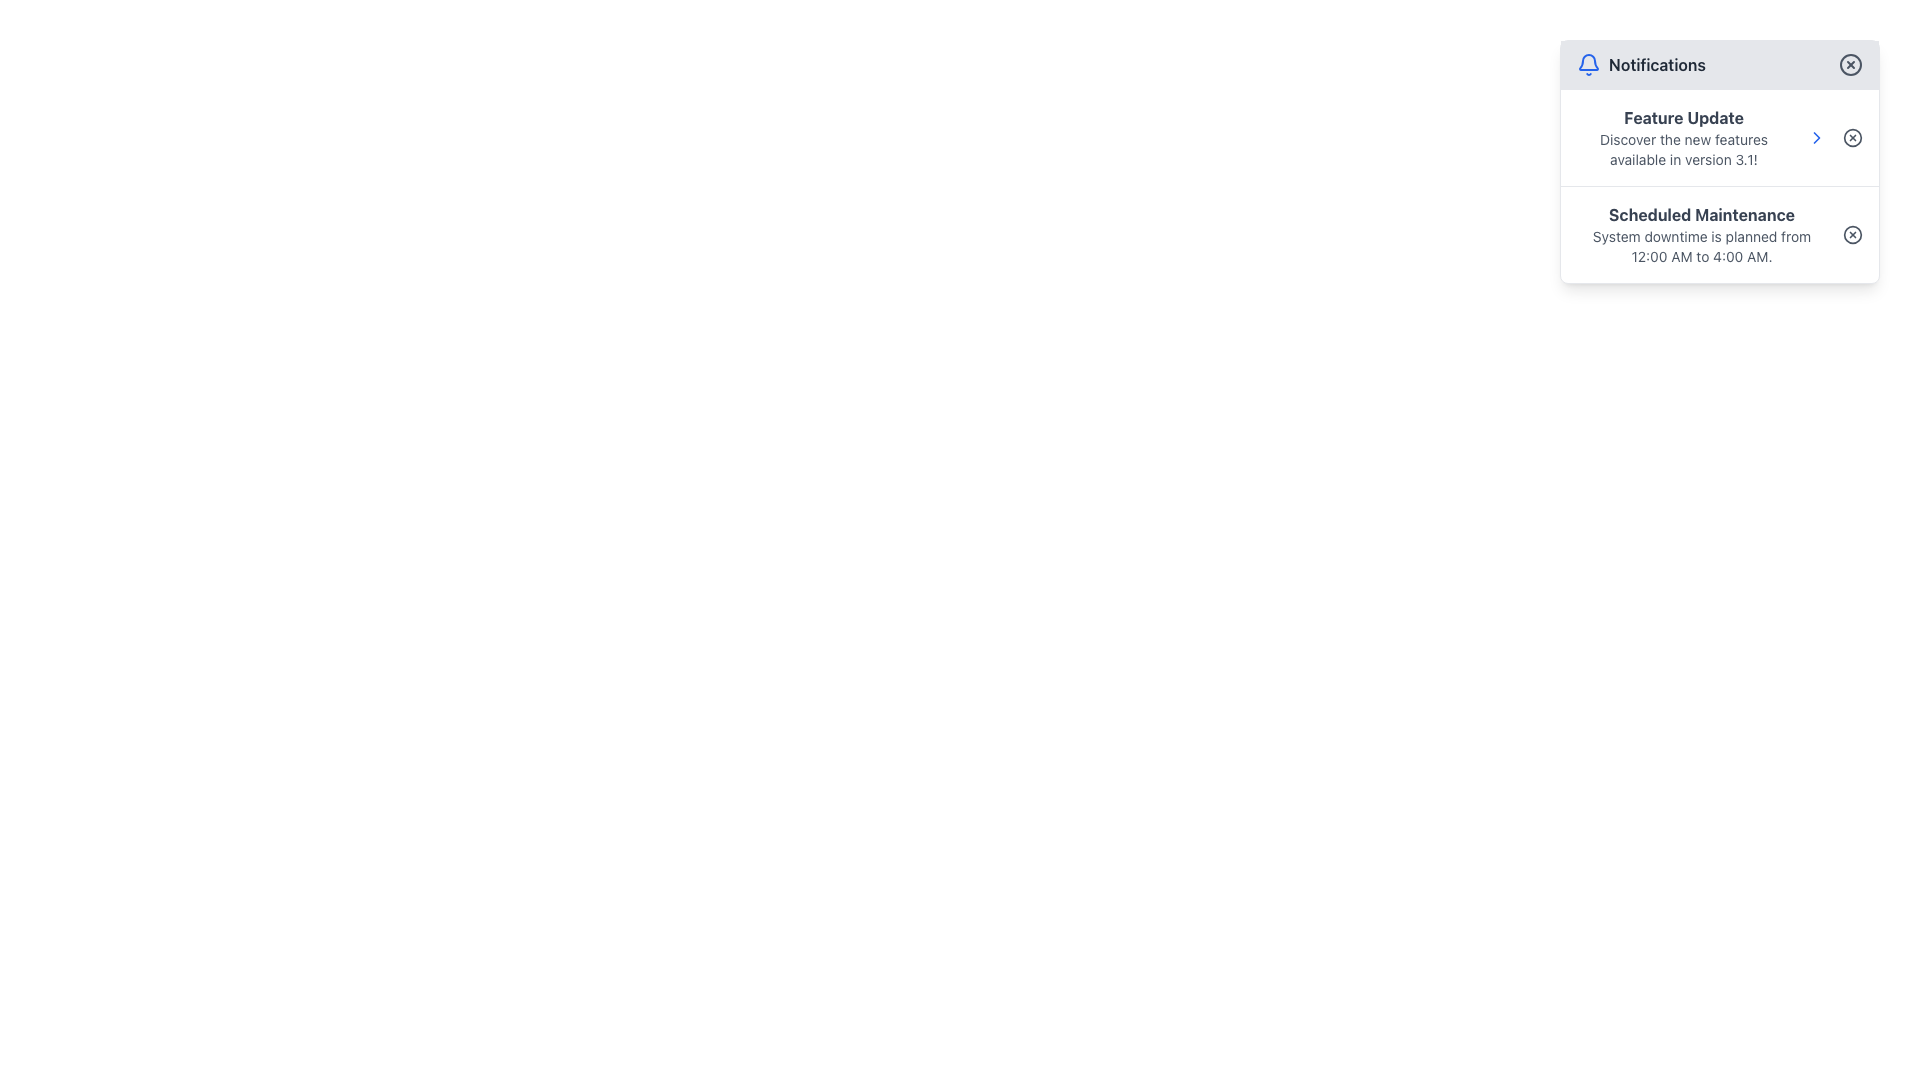 This screenshot has width=1920, height=1080. I want to click on the bold, dark gray text label displaying 'Scheduled Maintenance', so click(1701, 215).